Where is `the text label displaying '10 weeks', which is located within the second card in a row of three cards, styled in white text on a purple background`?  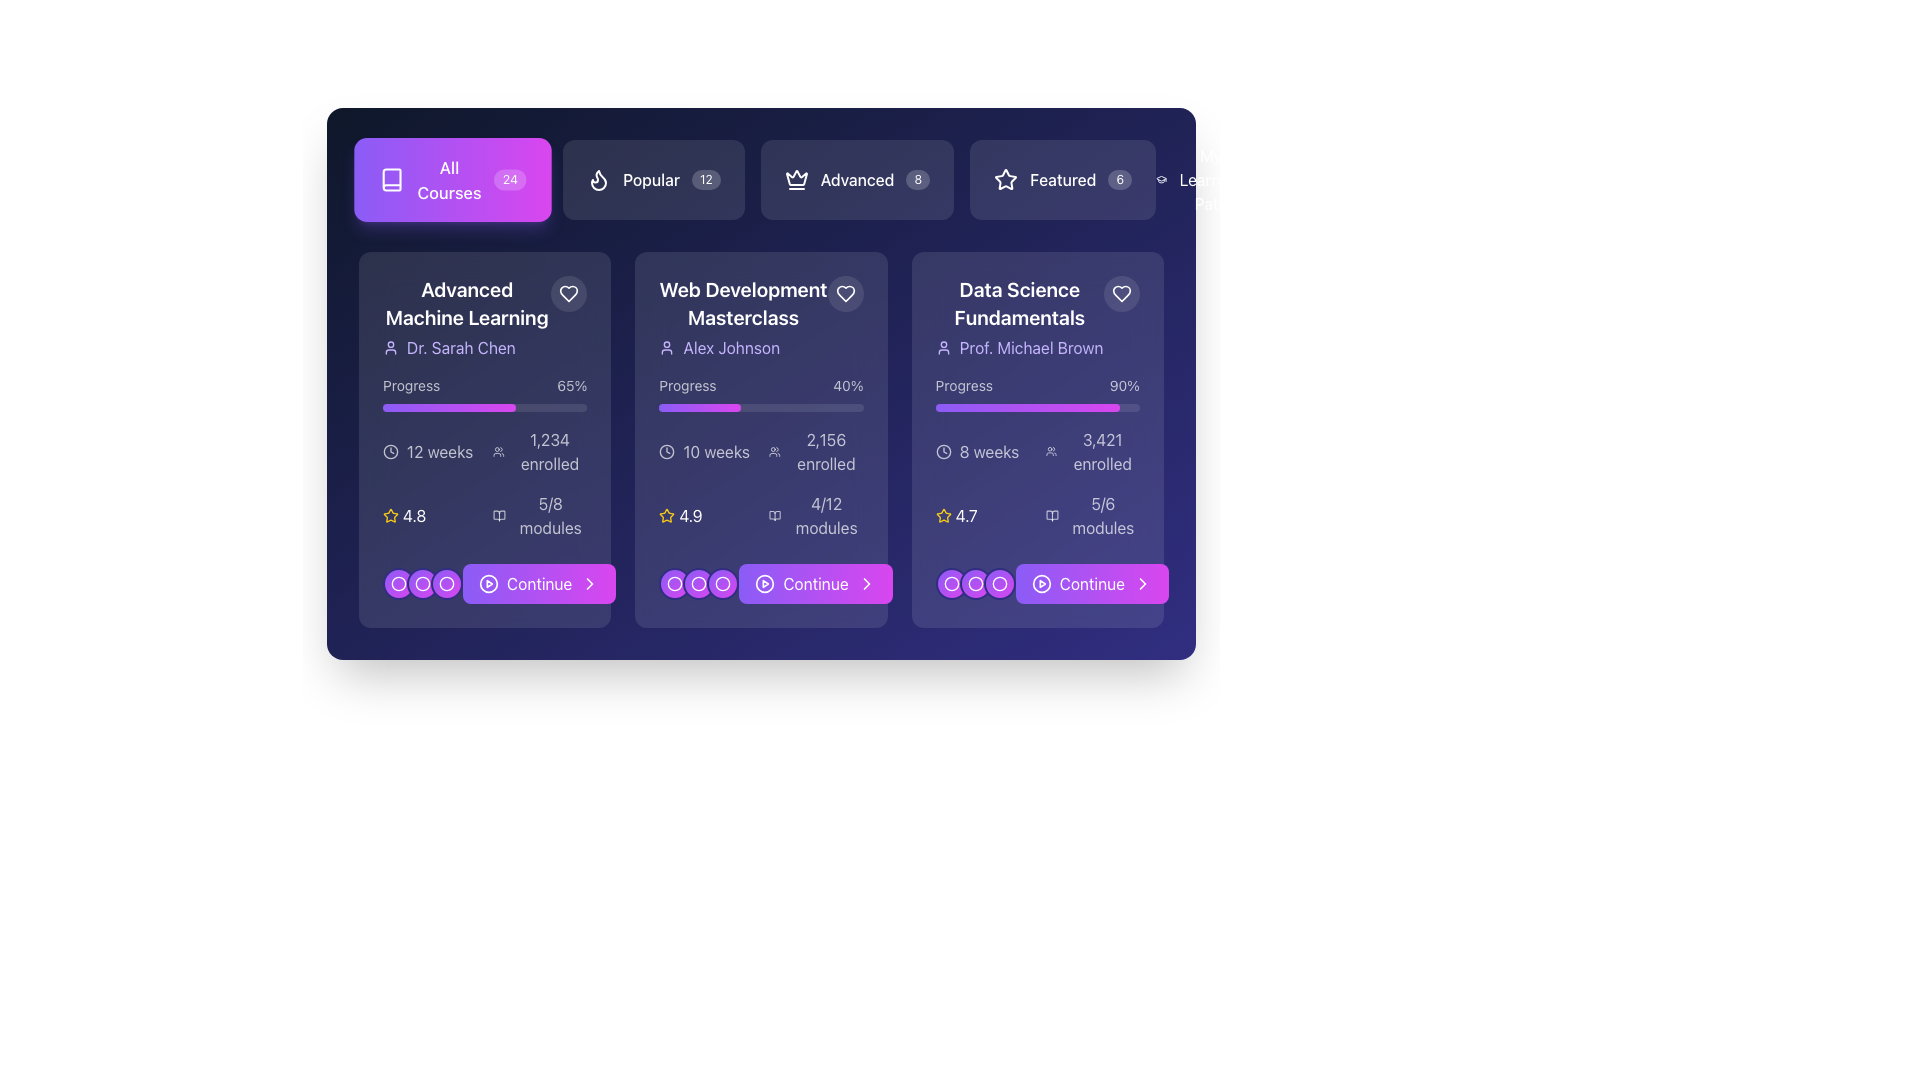
the text label displaying '10 weeks', which is located within the second card in a row of three cards, styled in white text on a purple background is located at coordinates (716, 451).